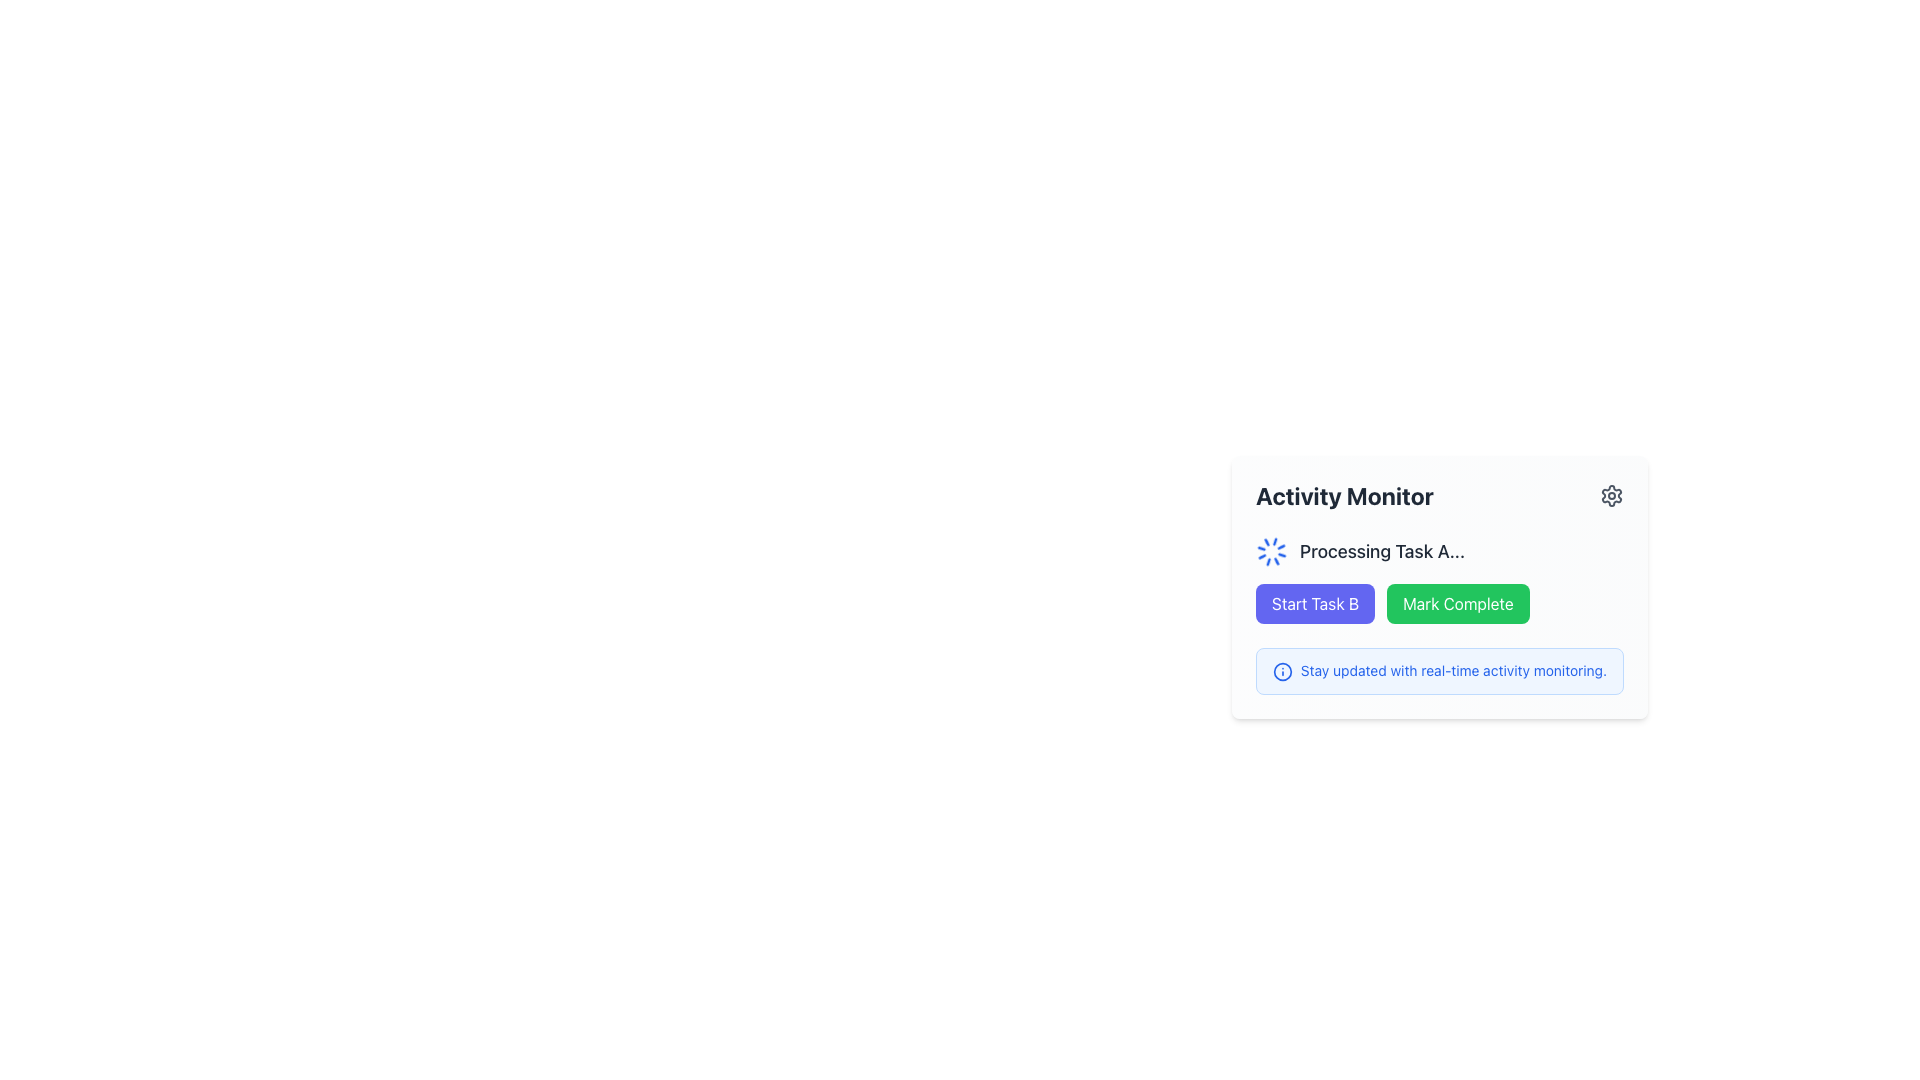 Image resolution: width=1920 pixels, height=1080 pixels. Describe the element at coordinates (1440, 585) in the screenshot. I see `the second button used to mark a task as completed, located under the text 'Processing Task A...' in the 'Activity Monitor' box to observe its hover effects` at that location.